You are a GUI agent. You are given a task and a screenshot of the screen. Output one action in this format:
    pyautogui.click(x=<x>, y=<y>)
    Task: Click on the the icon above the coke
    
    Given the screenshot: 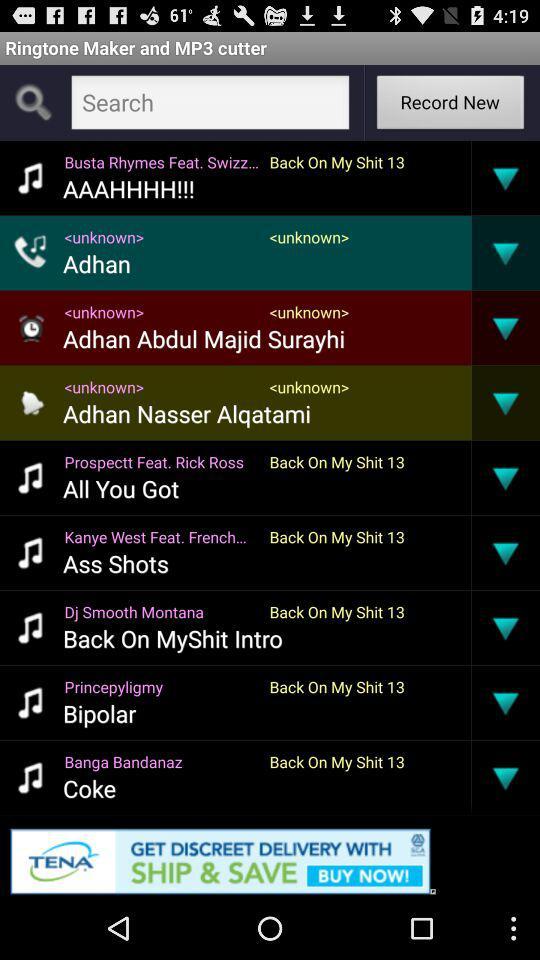 What is the action you would take?
    pyautogui.click(x=160, y=760)
    